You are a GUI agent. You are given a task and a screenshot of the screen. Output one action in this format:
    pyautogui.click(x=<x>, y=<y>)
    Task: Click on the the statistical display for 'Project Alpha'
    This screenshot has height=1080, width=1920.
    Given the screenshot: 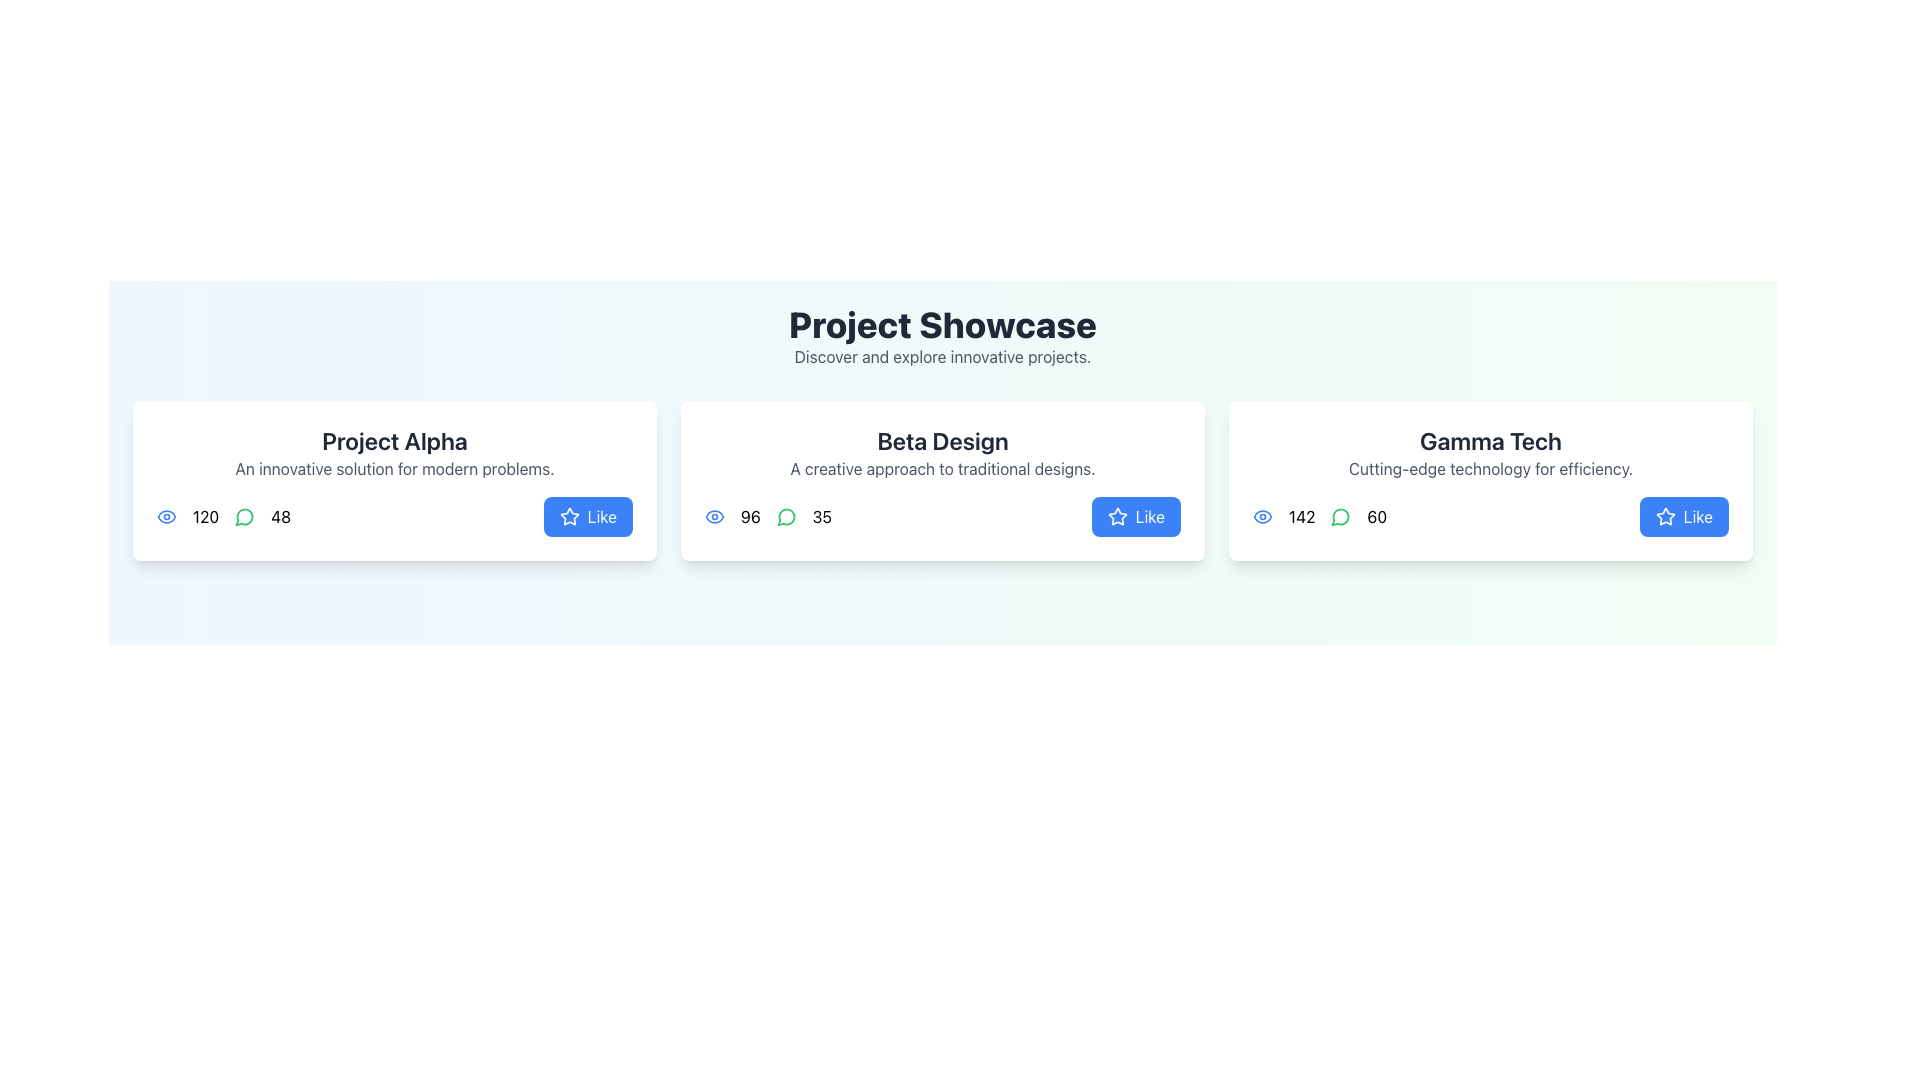 What is the action you would take?
    pyautogui.click(x=224, y=515)
    